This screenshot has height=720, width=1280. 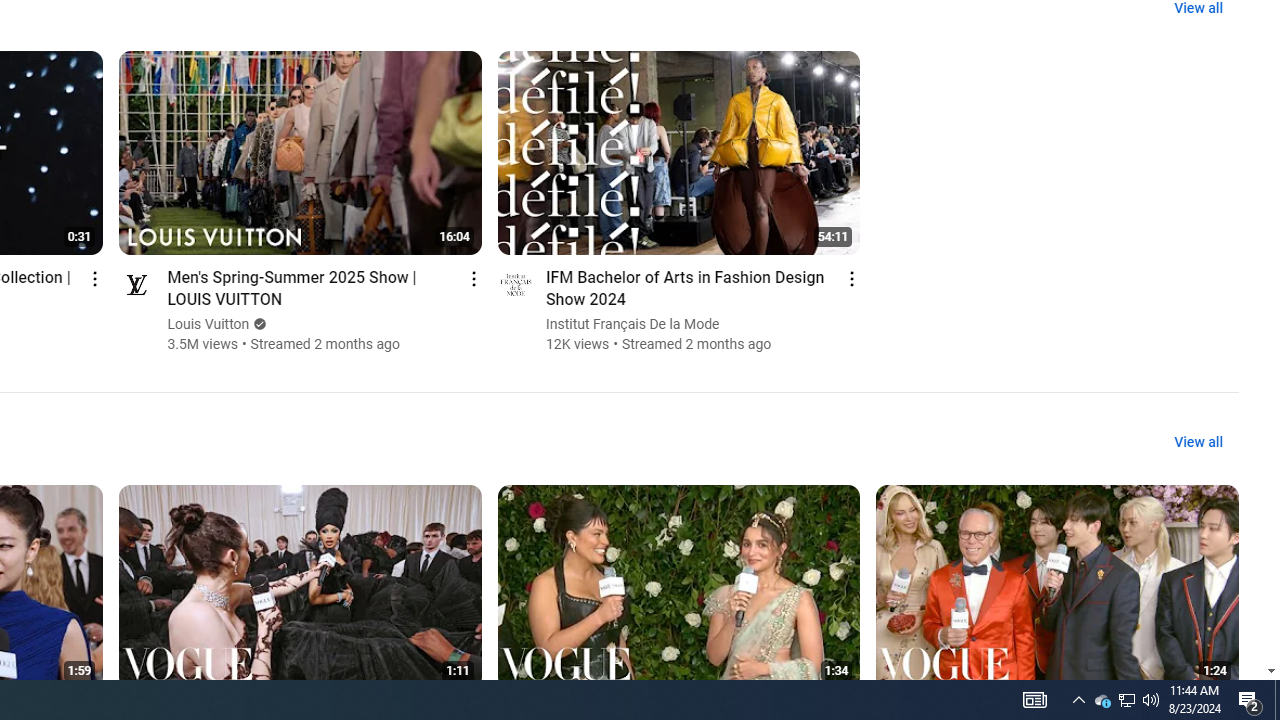 What do you see at coordinates (1198, 441) in the screenshot?
I see `'View all'` at bounding box center [1198, 441].